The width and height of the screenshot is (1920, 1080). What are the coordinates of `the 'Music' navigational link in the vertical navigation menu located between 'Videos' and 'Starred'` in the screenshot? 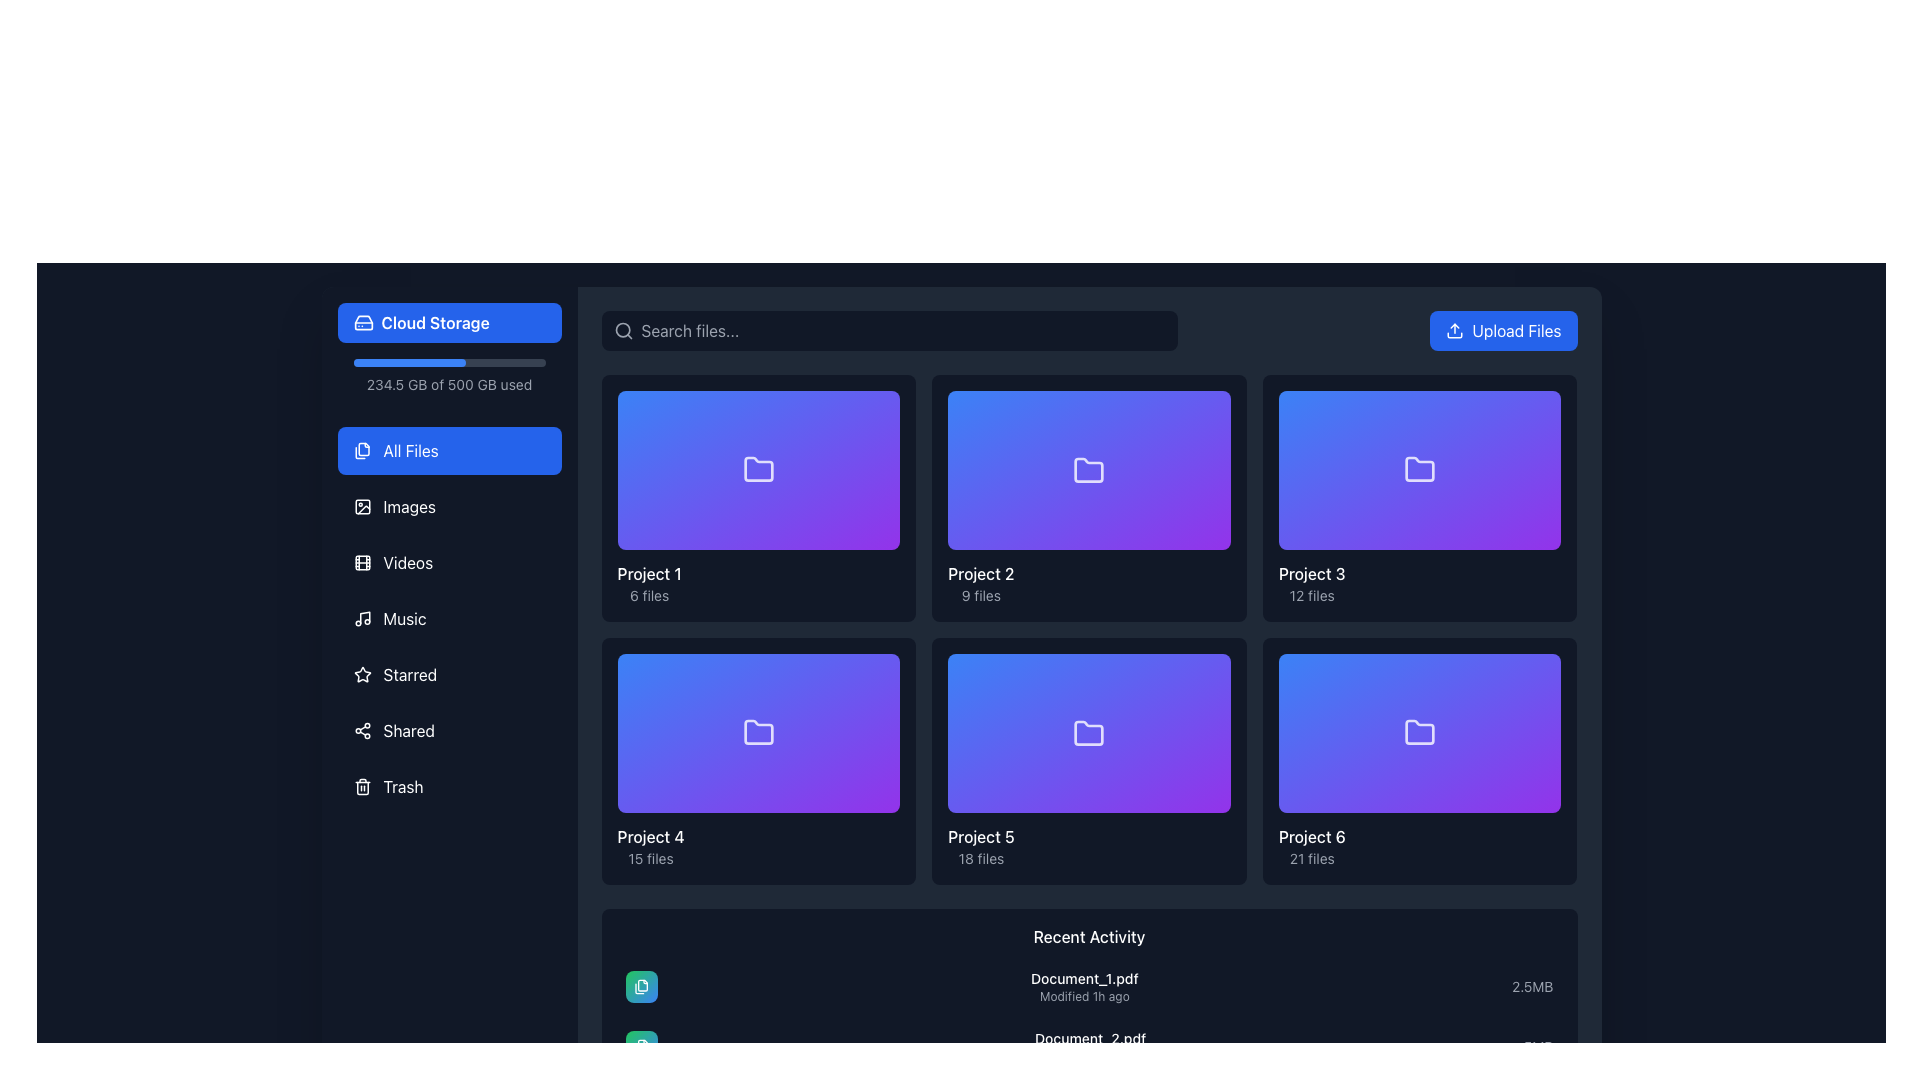 It's located at (403, 617).